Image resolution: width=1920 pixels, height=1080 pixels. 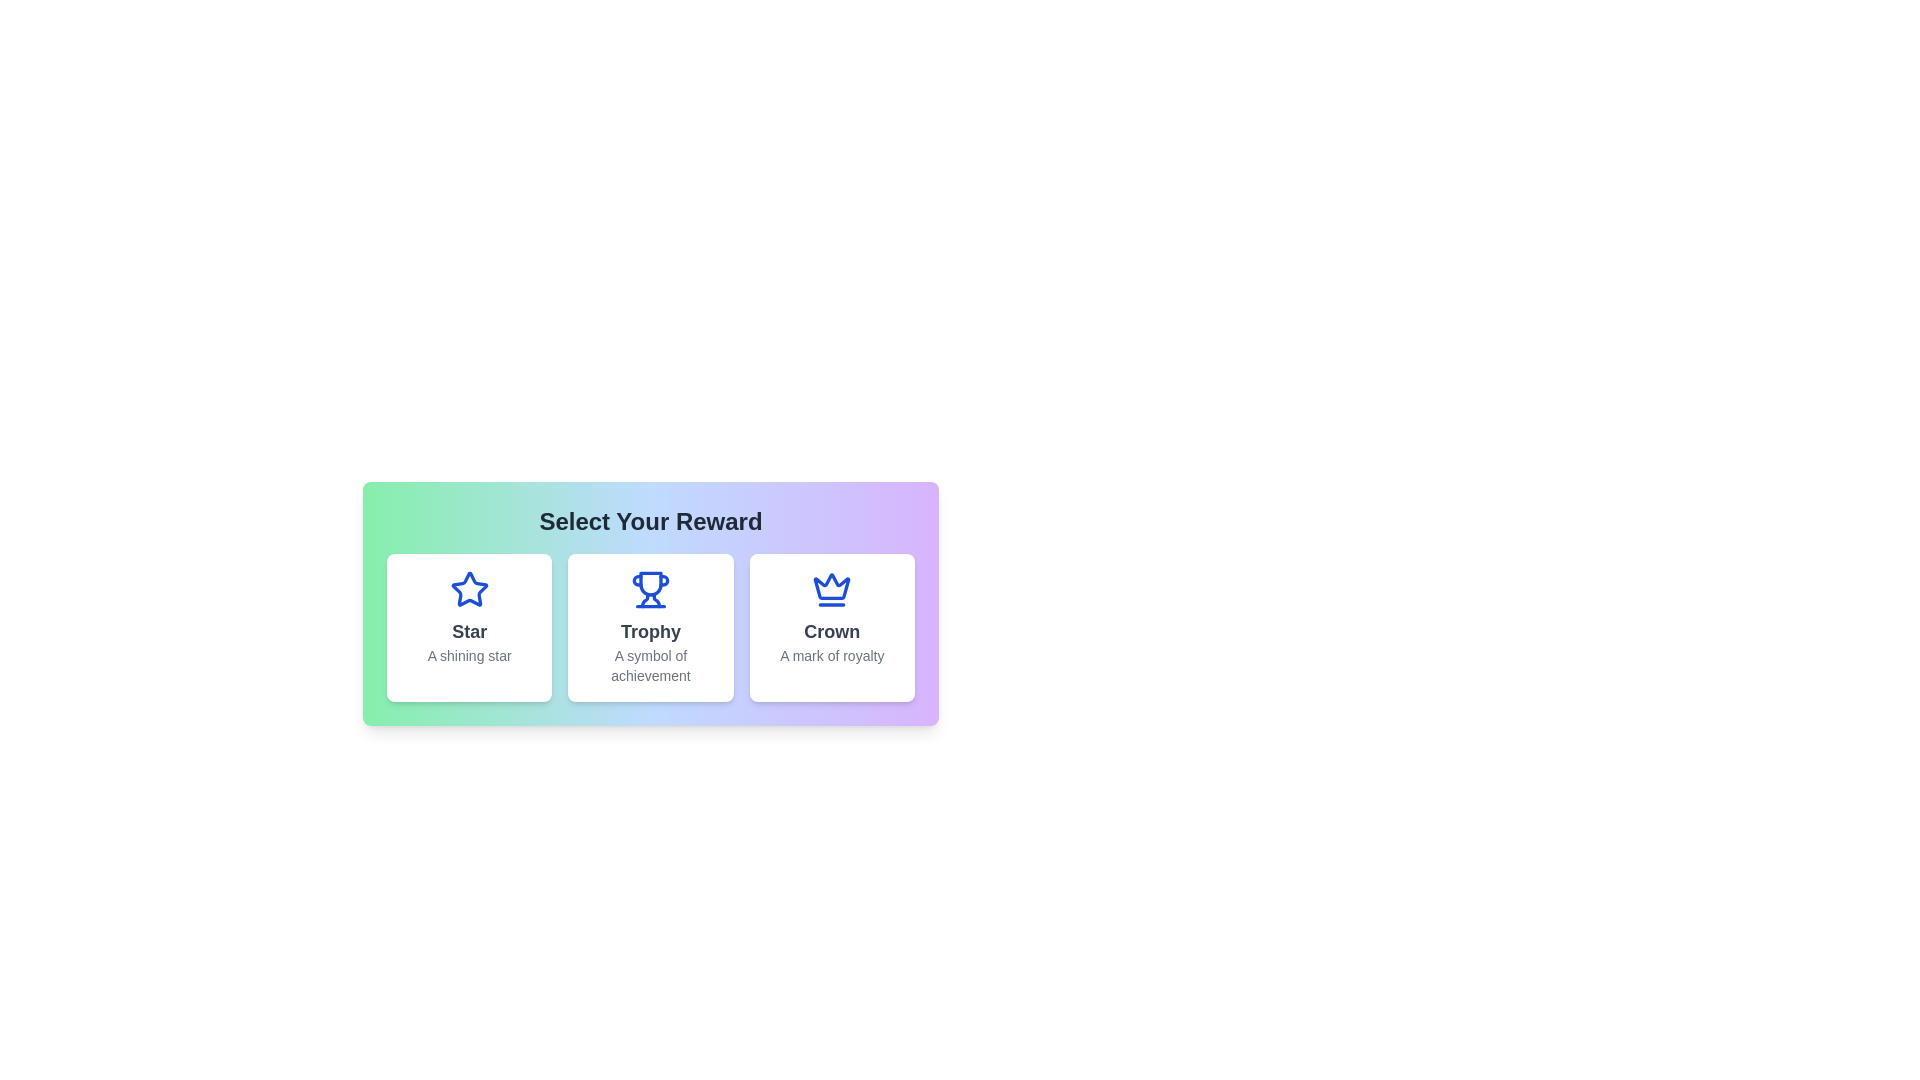 I want to click on the title of the component to focus it, so click(x=651, y=520).